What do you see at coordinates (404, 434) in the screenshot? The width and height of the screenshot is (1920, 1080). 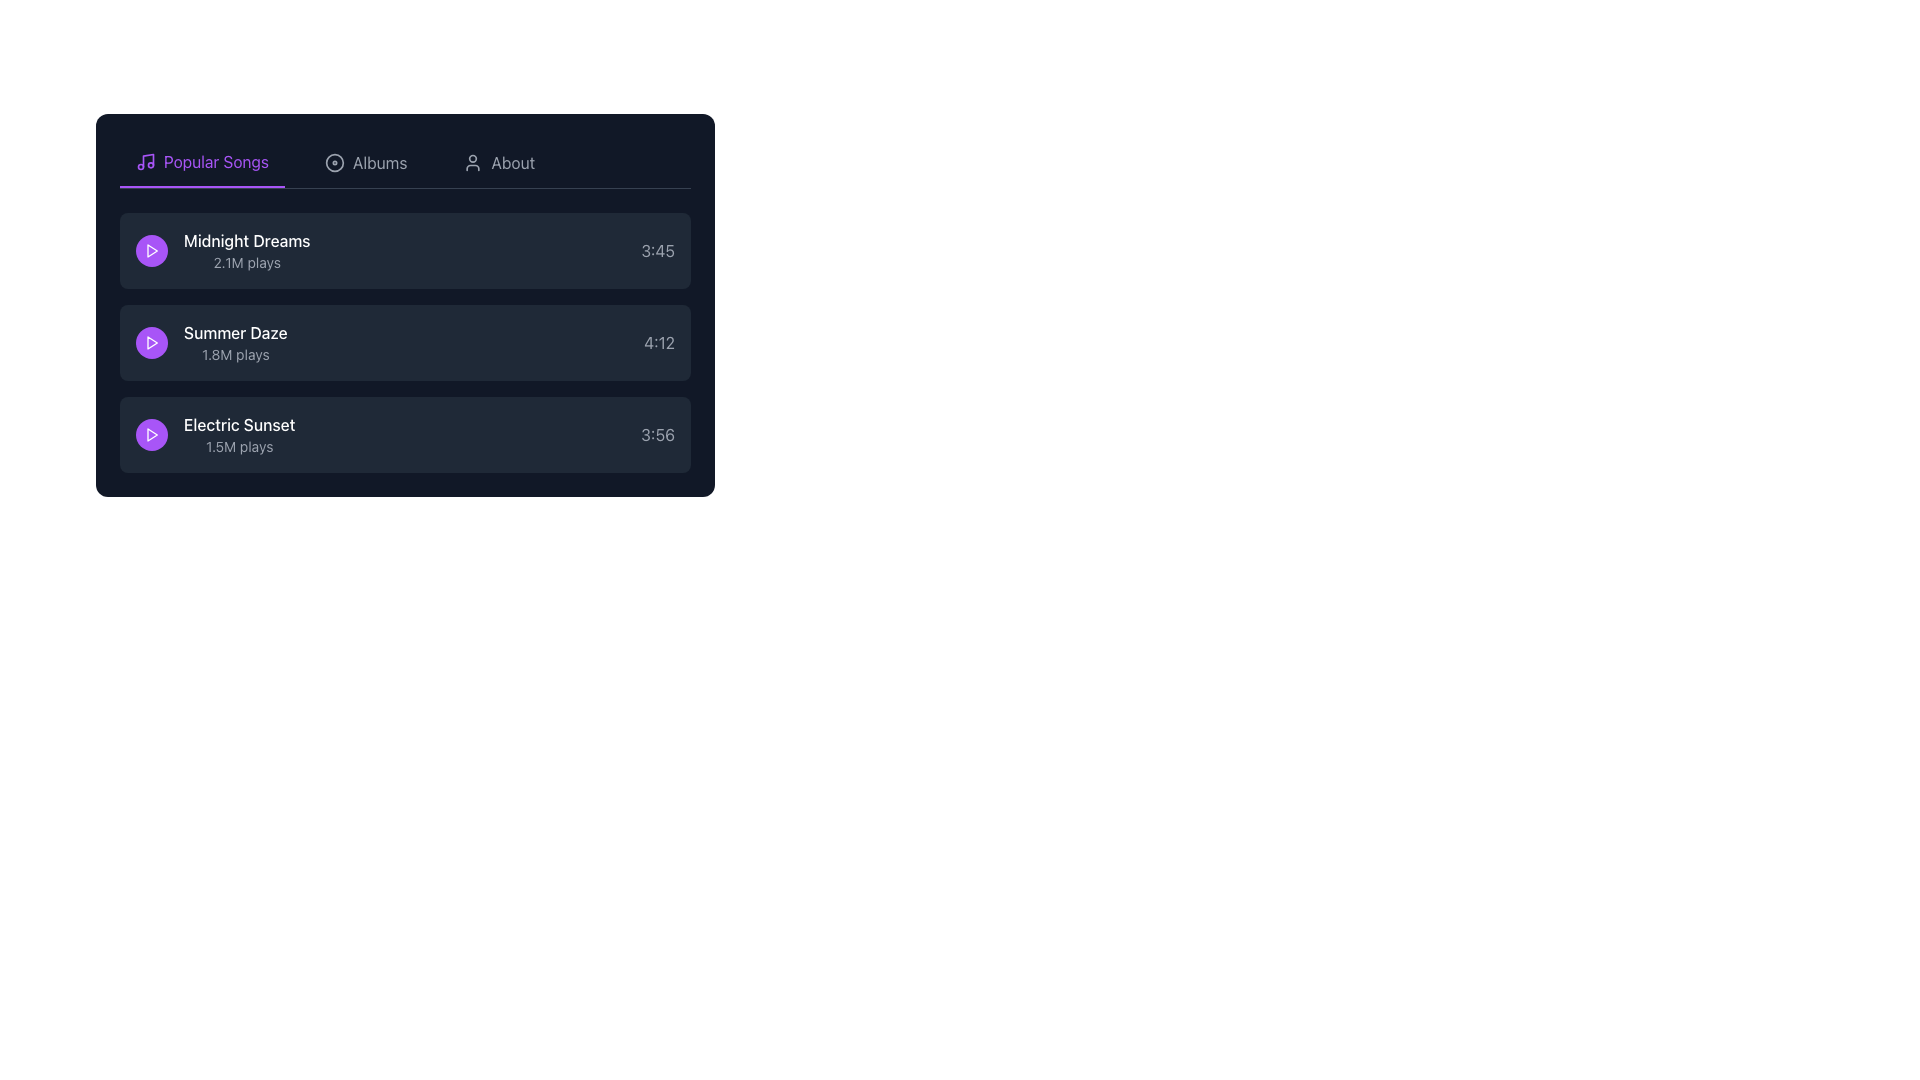 I see `the third audio track list item, which displays its title, play count, and duration` at bounding box center [404, 434].